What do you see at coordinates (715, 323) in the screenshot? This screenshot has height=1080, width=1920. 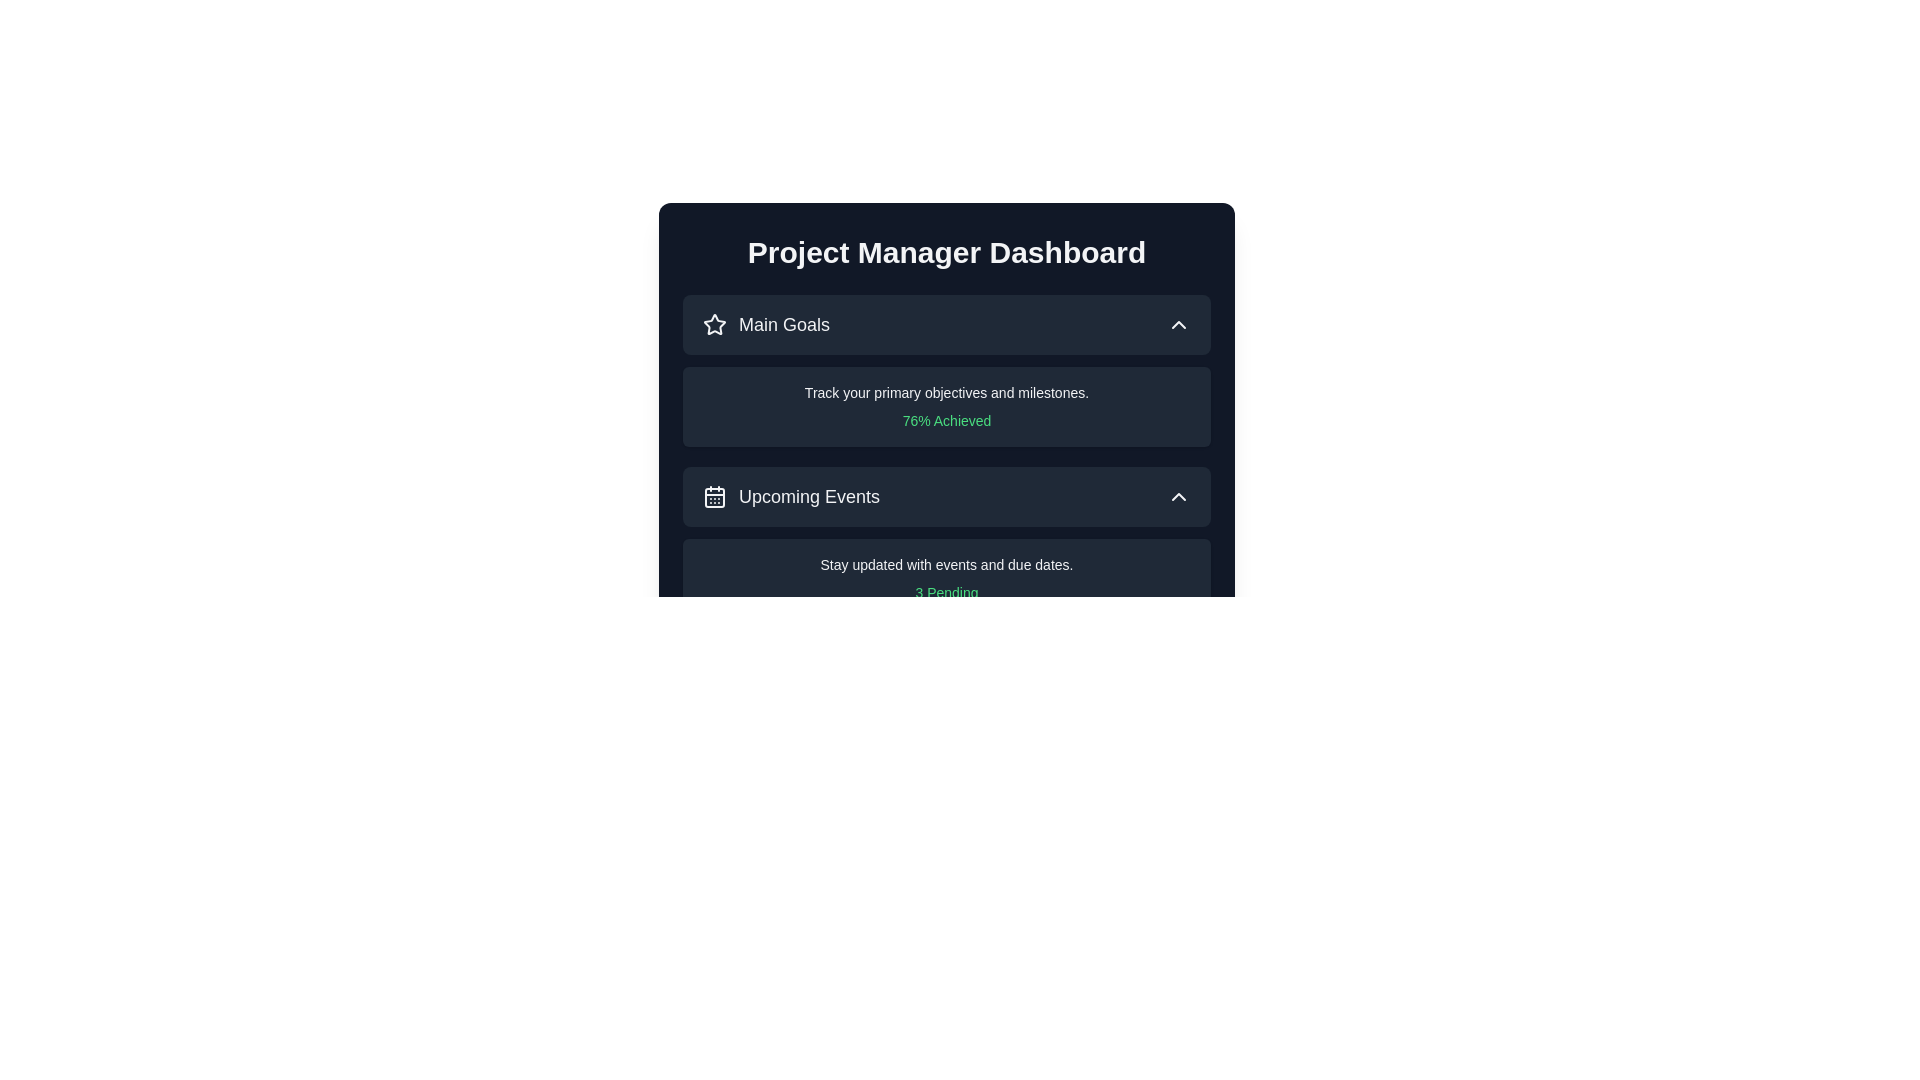 I see `the icon associated with Main Goals` at bounding box center [715, 323].